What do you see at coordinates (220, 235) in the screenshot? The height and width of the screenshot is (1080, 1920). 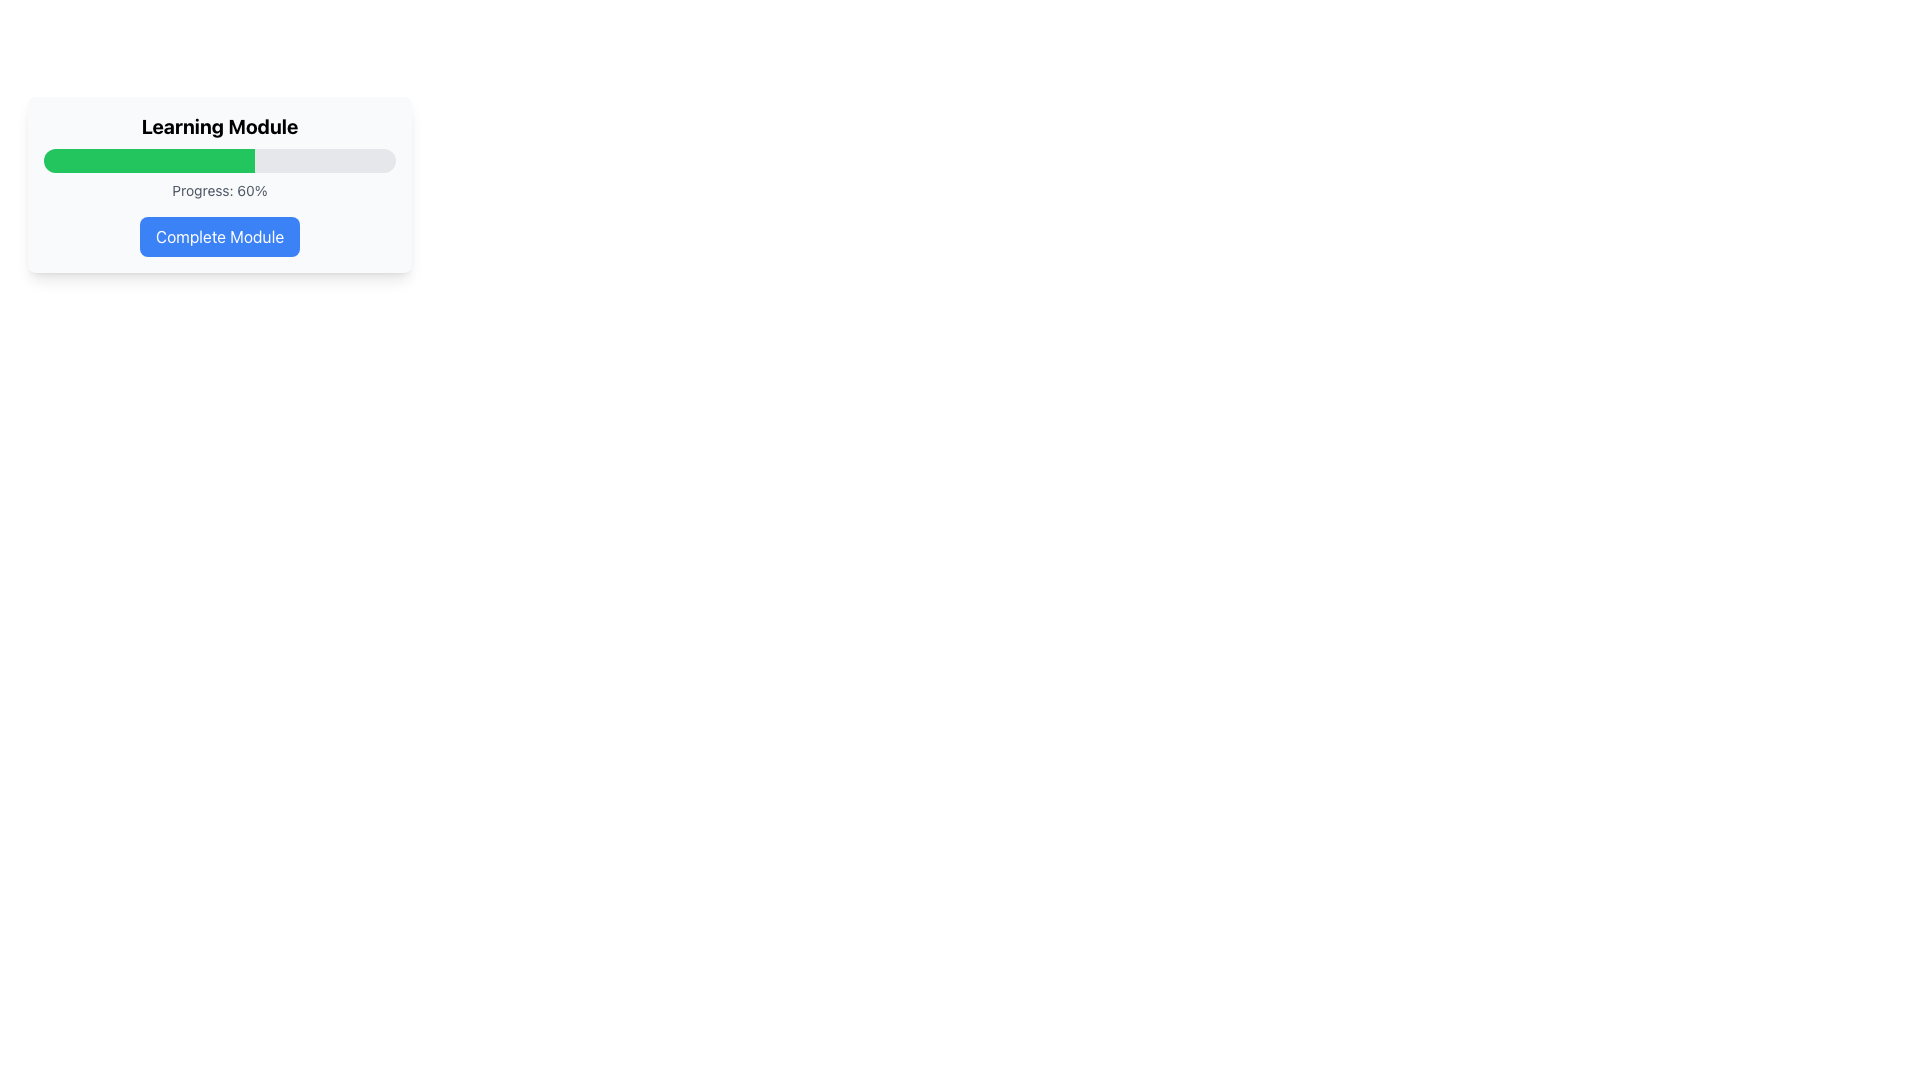 I see `the bright blue button labeled 'Complete Module'` at bounding box center [220, 235].